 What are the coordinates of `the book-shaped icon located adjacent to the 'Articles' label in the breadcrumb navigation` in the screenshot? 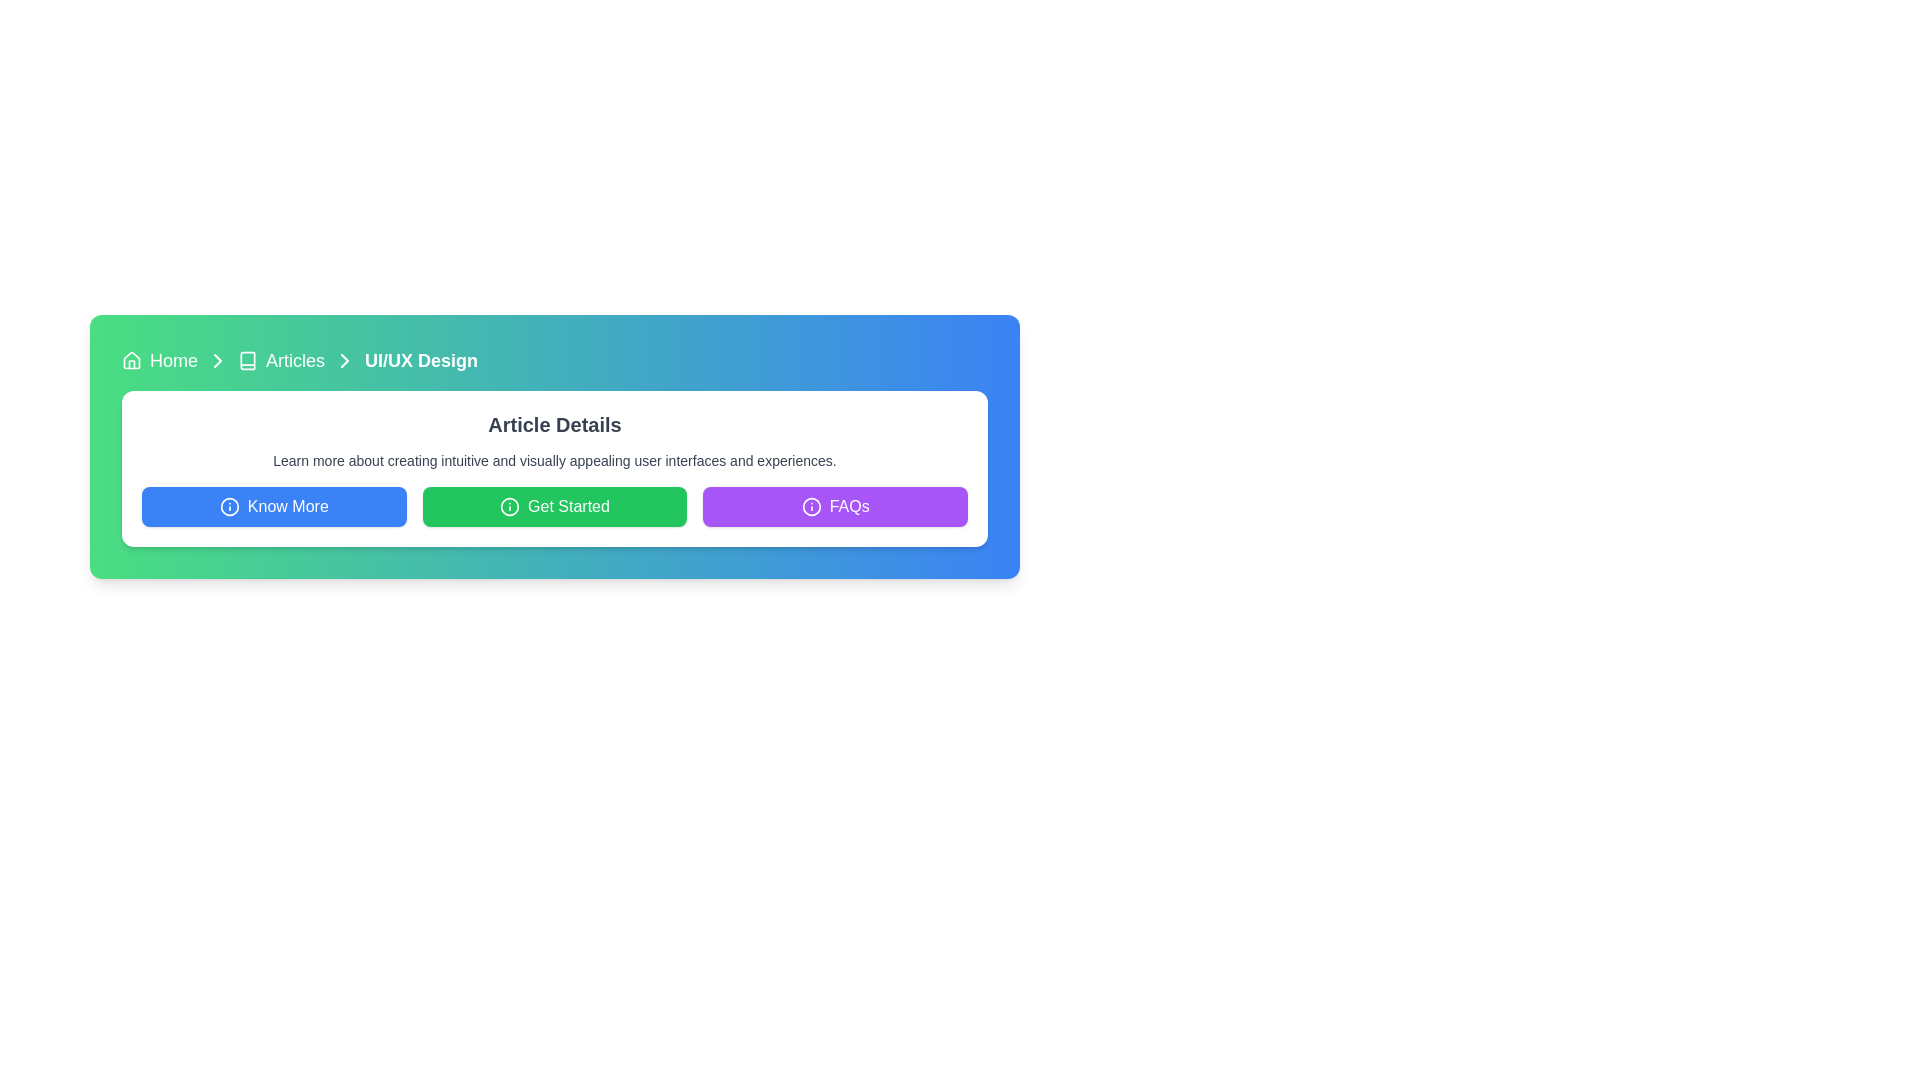 It's located at (247, 361).